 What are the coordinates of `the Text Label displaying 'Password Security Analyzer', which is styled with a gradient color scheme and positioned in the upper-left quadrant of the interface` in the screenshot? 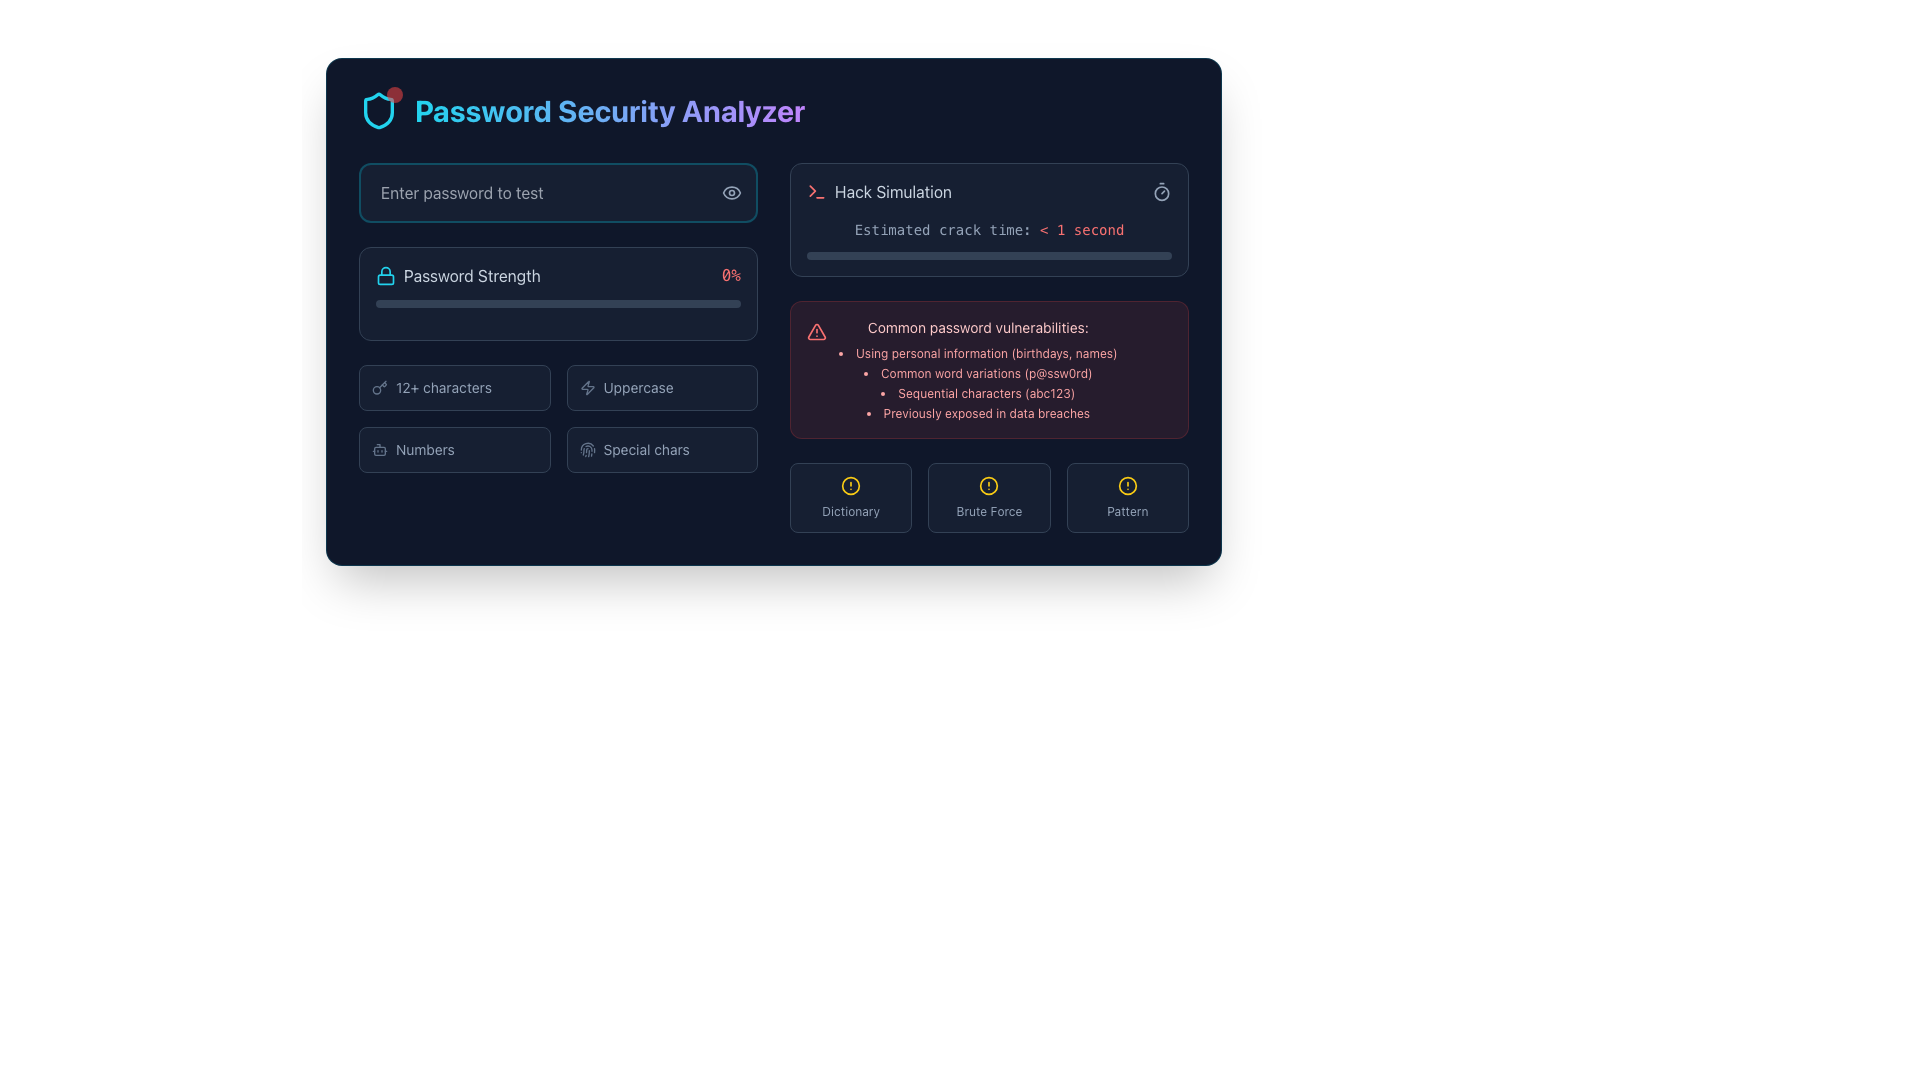 It's located at (609, 111).